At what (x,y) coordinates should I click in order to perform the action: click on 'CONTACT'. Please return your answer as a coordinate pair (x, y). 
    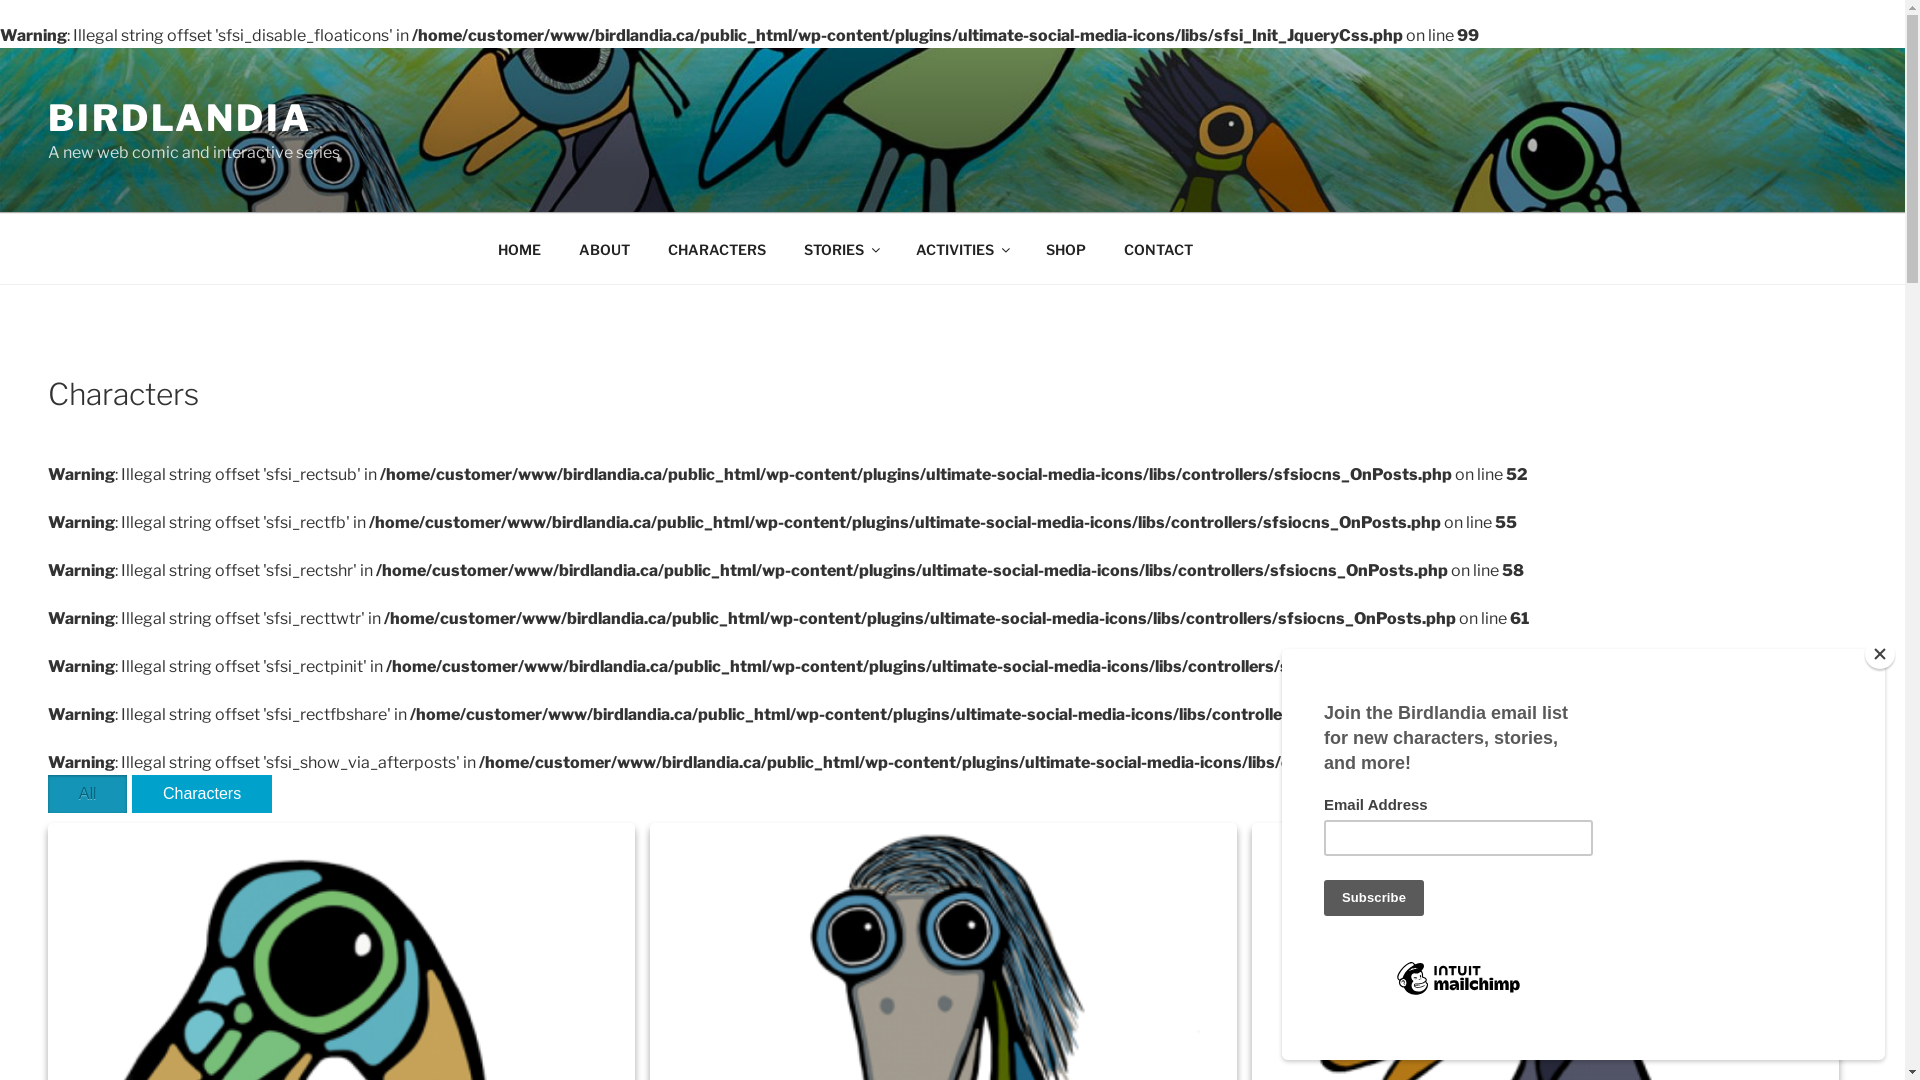
    Looking at the image, I should click on (1157, 247).